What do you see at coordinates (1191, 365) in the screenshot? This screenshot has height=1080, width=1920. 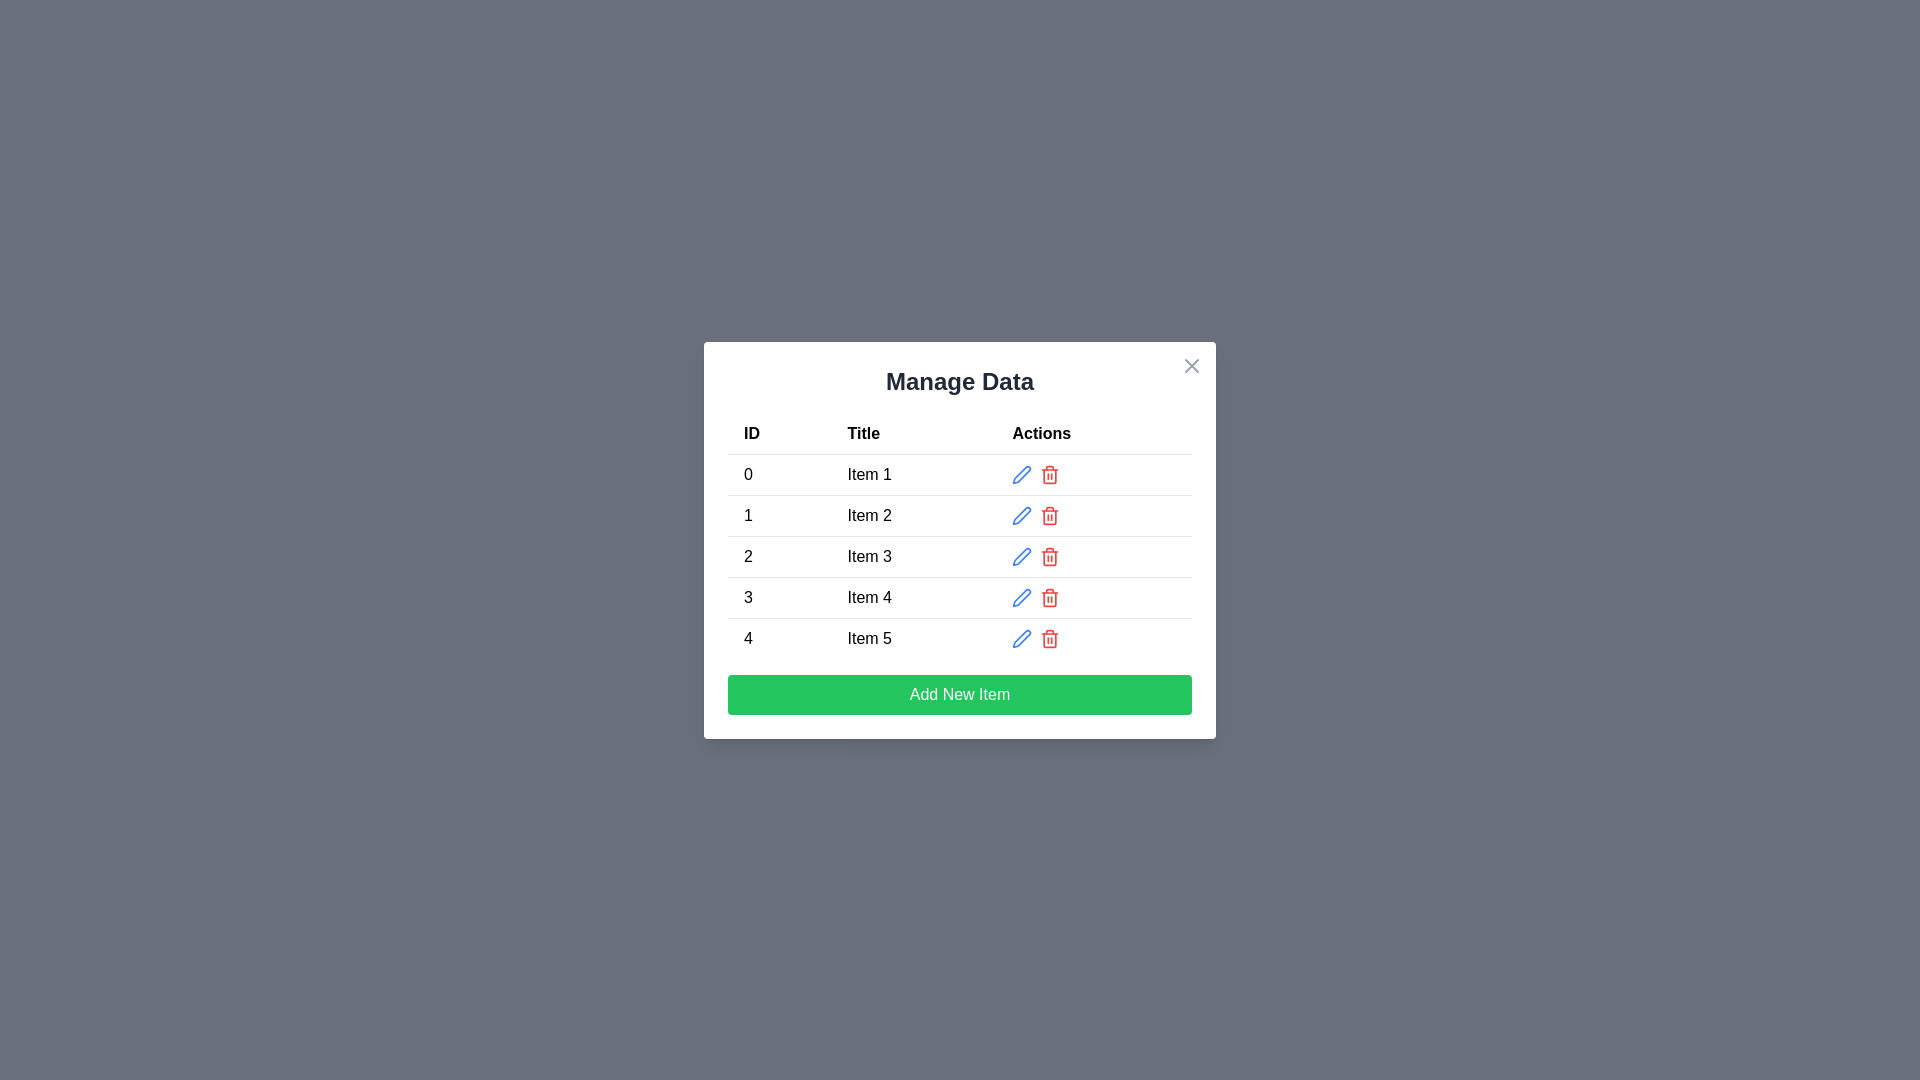 I see `the close button to close the dialog` at bounding box center [1191, 365].